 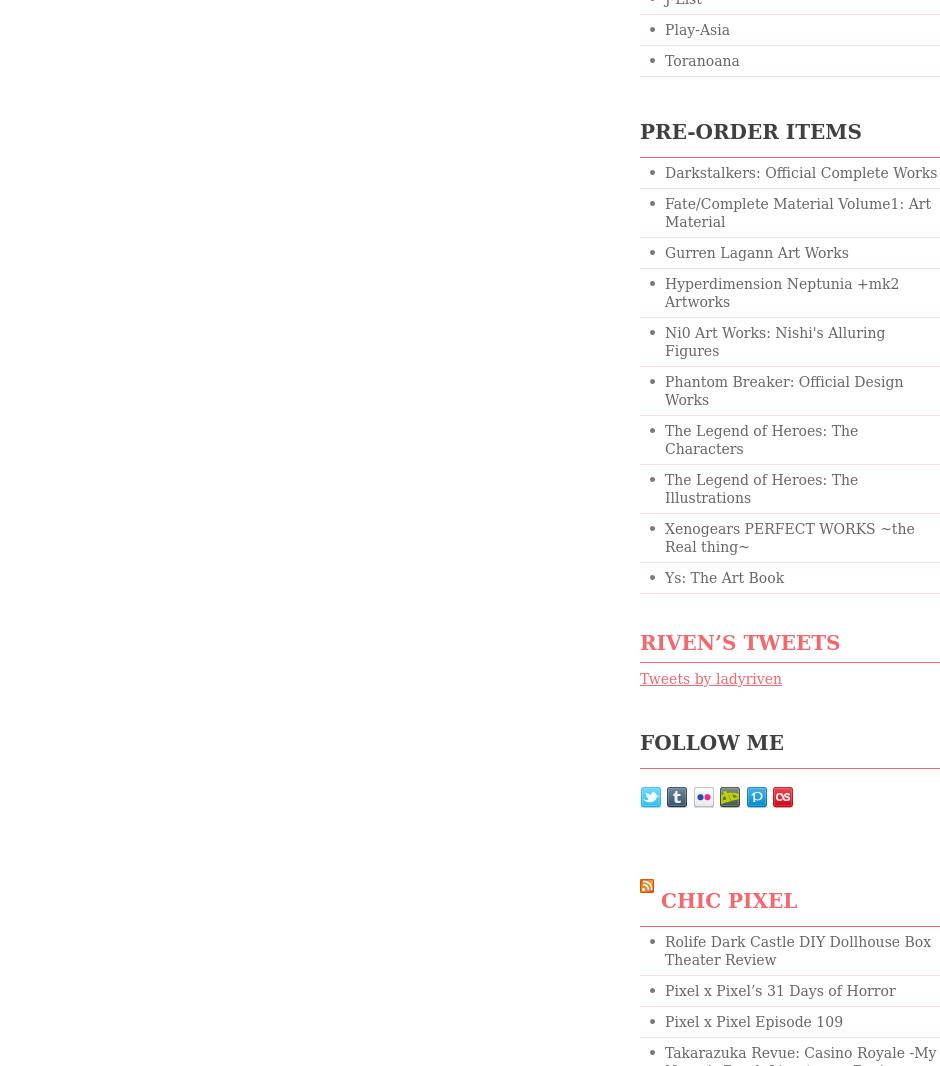 What do you see at coordinates (664, 251) in the screenshot?
I see `'Gurren Lagann Art Works'` at bounding box center [664, 251].